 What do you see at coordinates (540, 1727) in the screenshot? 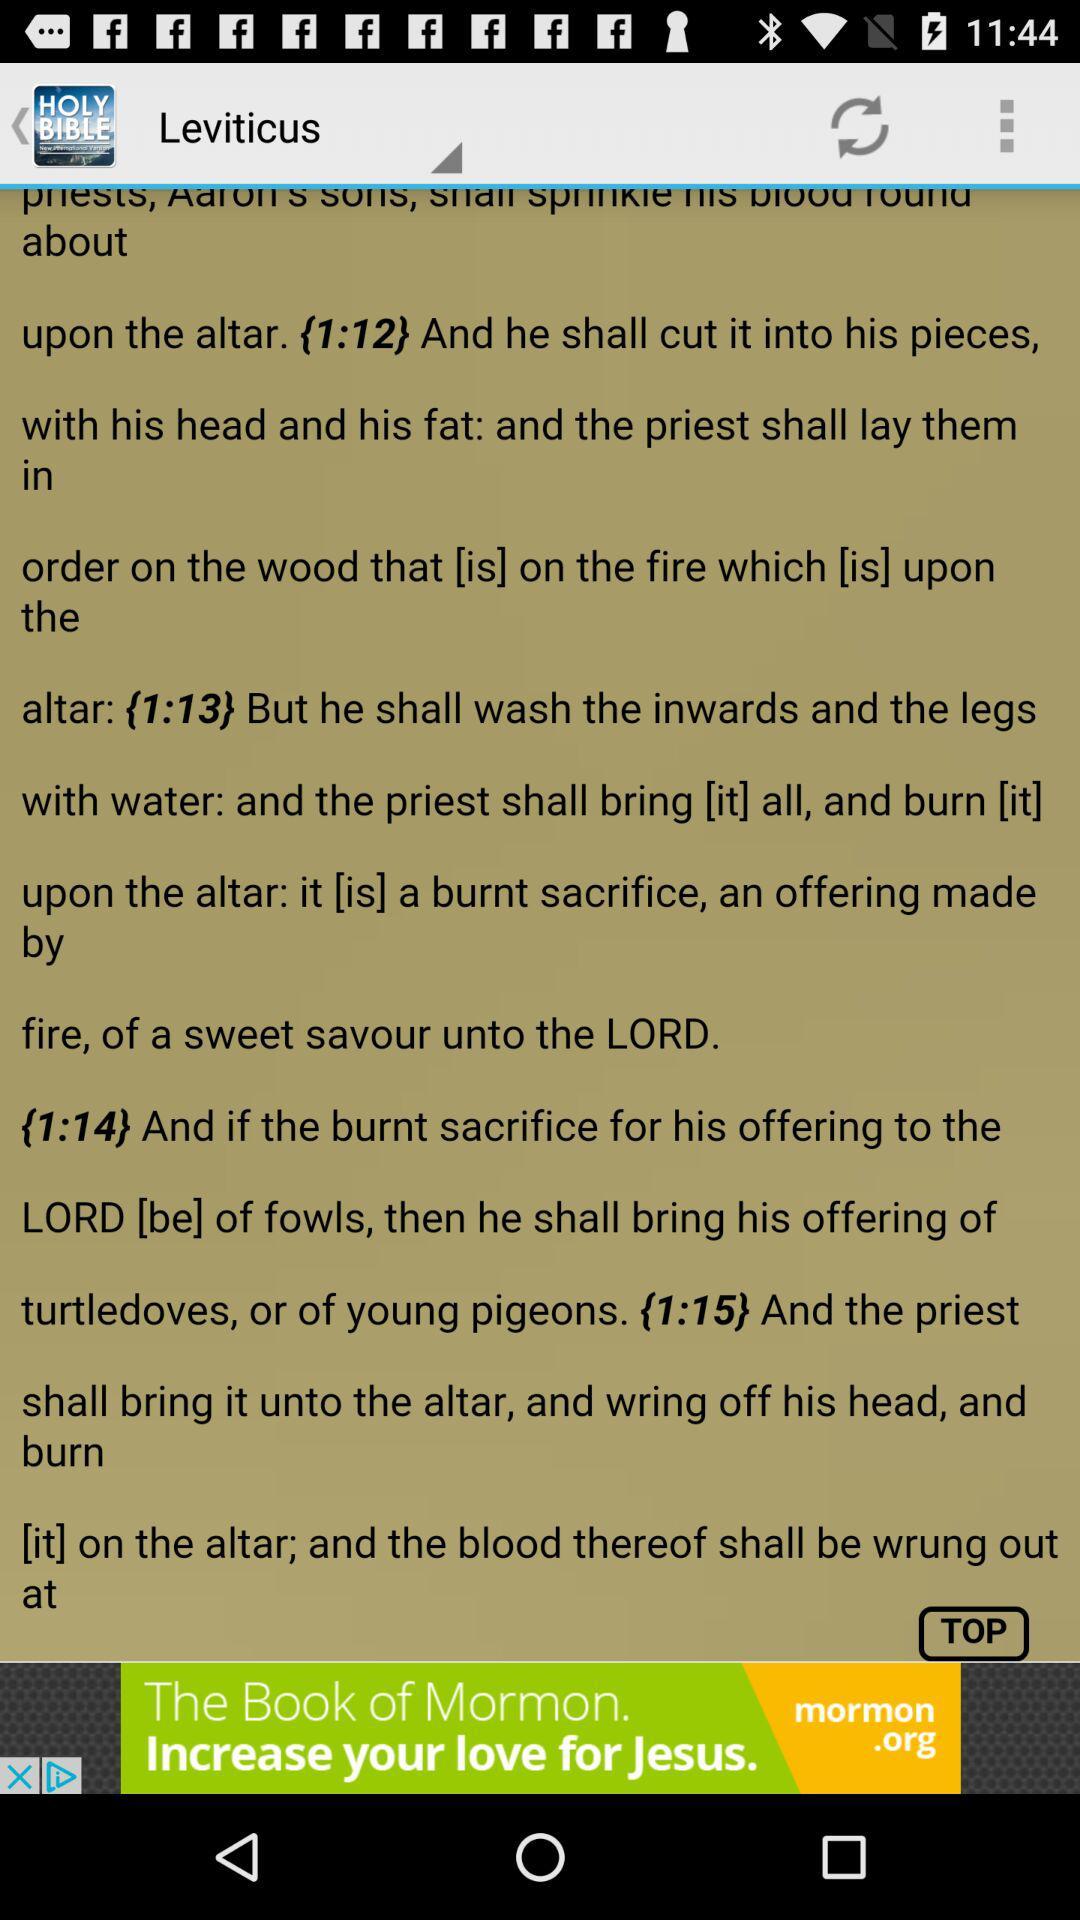
I see `advertisement website` at bounding box center [540, 1727].